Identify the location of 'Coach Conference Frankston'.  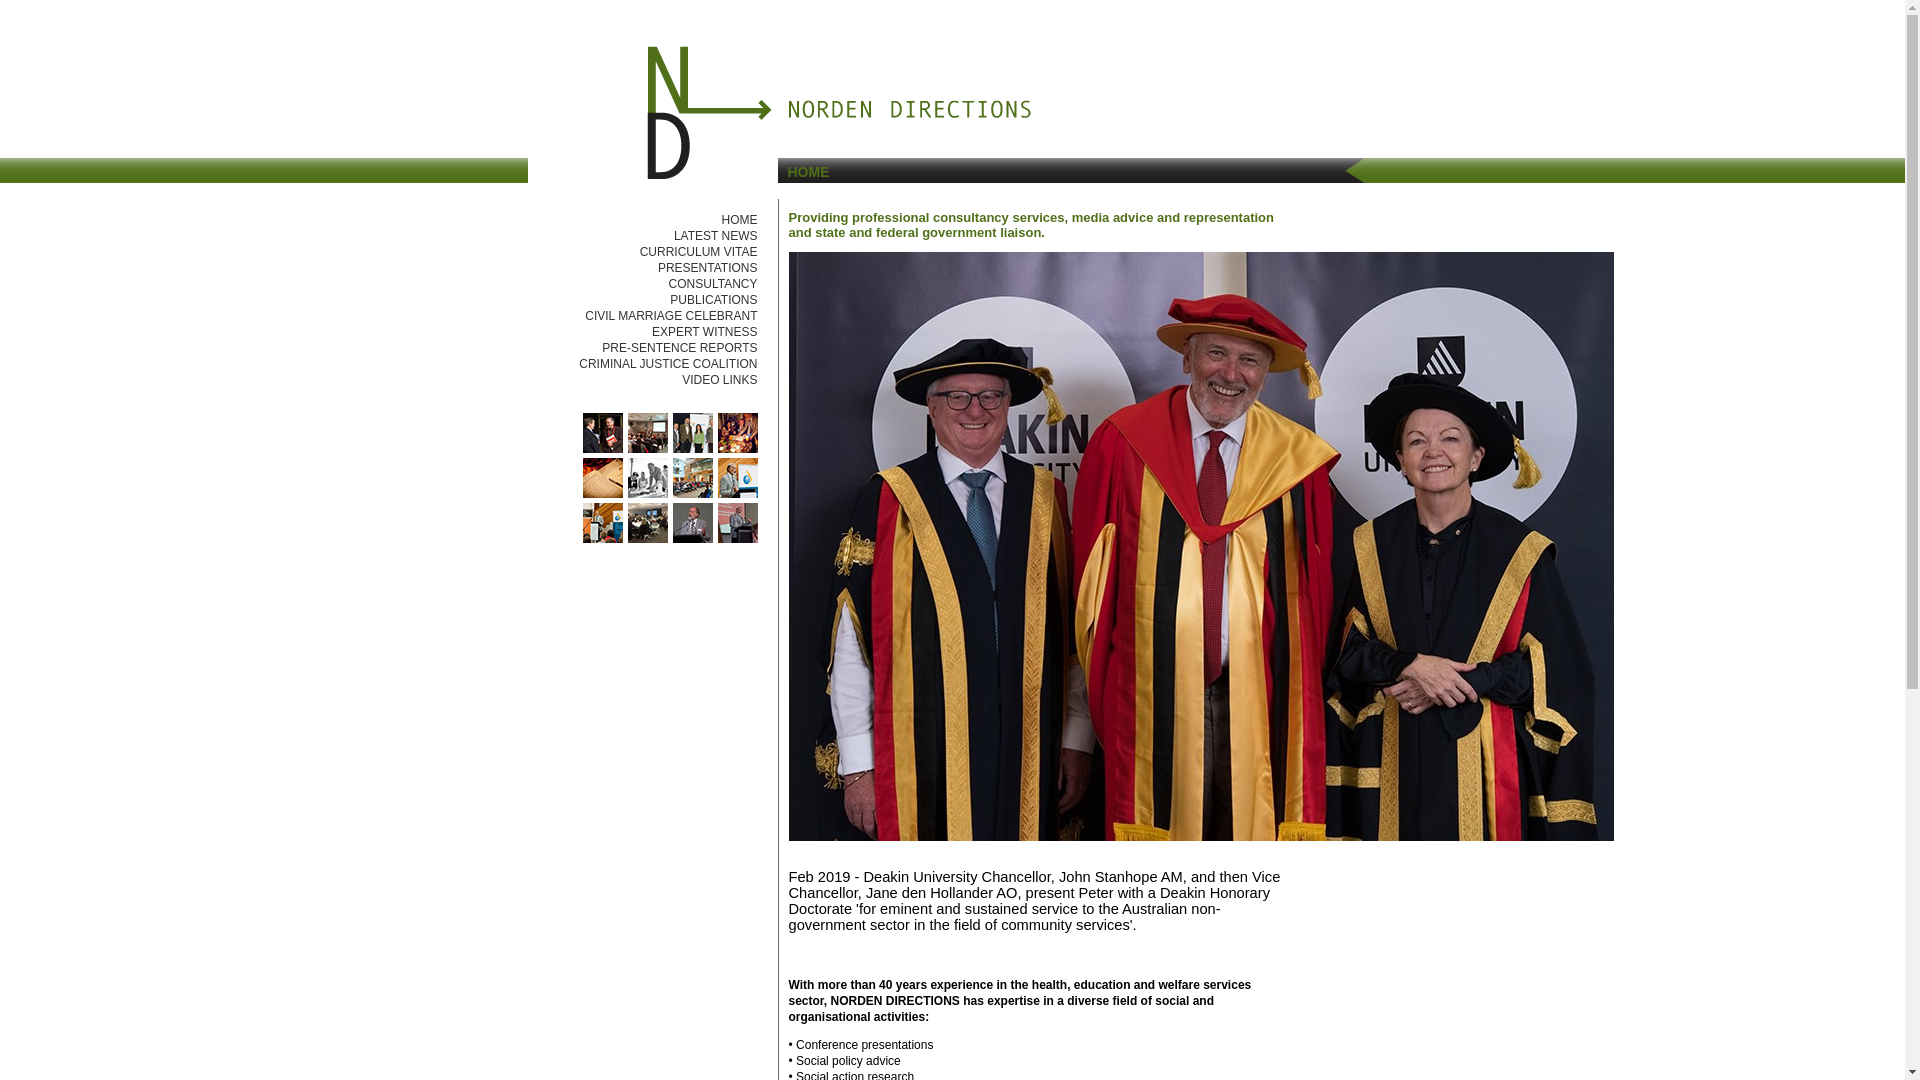
(648, 447).